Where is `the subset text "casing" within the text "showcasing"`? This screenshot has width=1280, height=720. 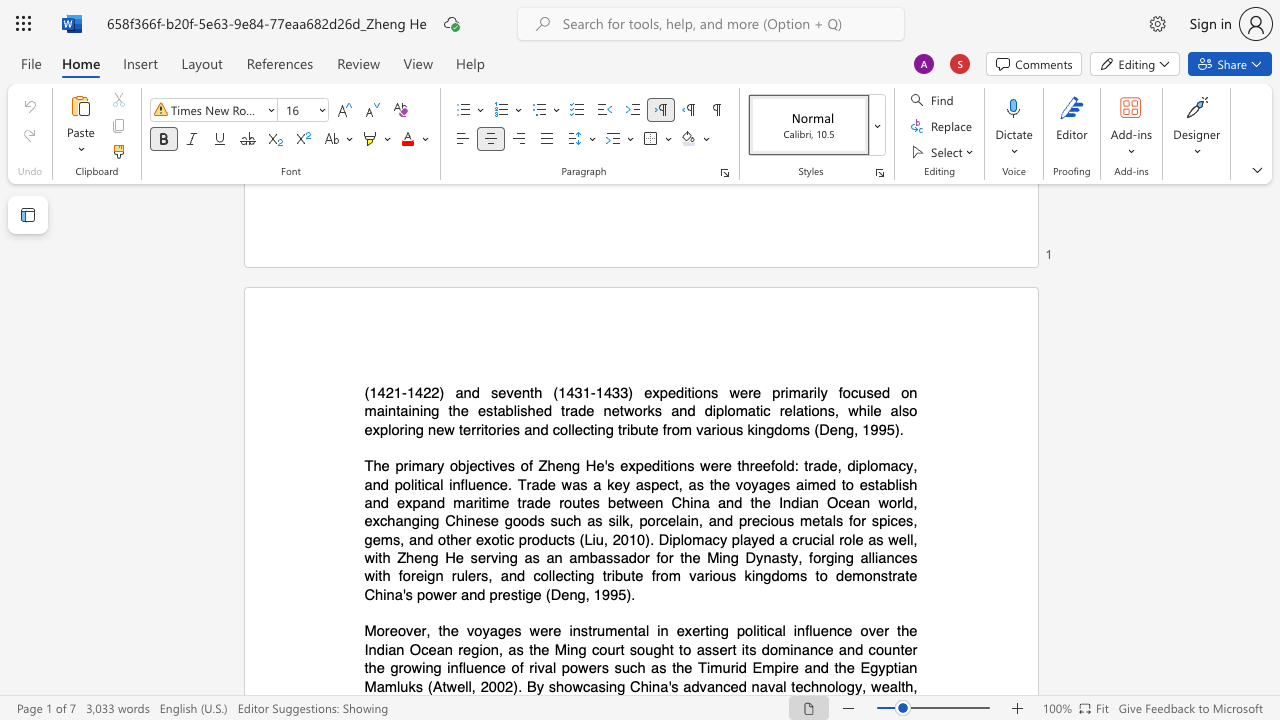 the subset text "casing" within the text "showcasing" is located at coordinates (582, 685).